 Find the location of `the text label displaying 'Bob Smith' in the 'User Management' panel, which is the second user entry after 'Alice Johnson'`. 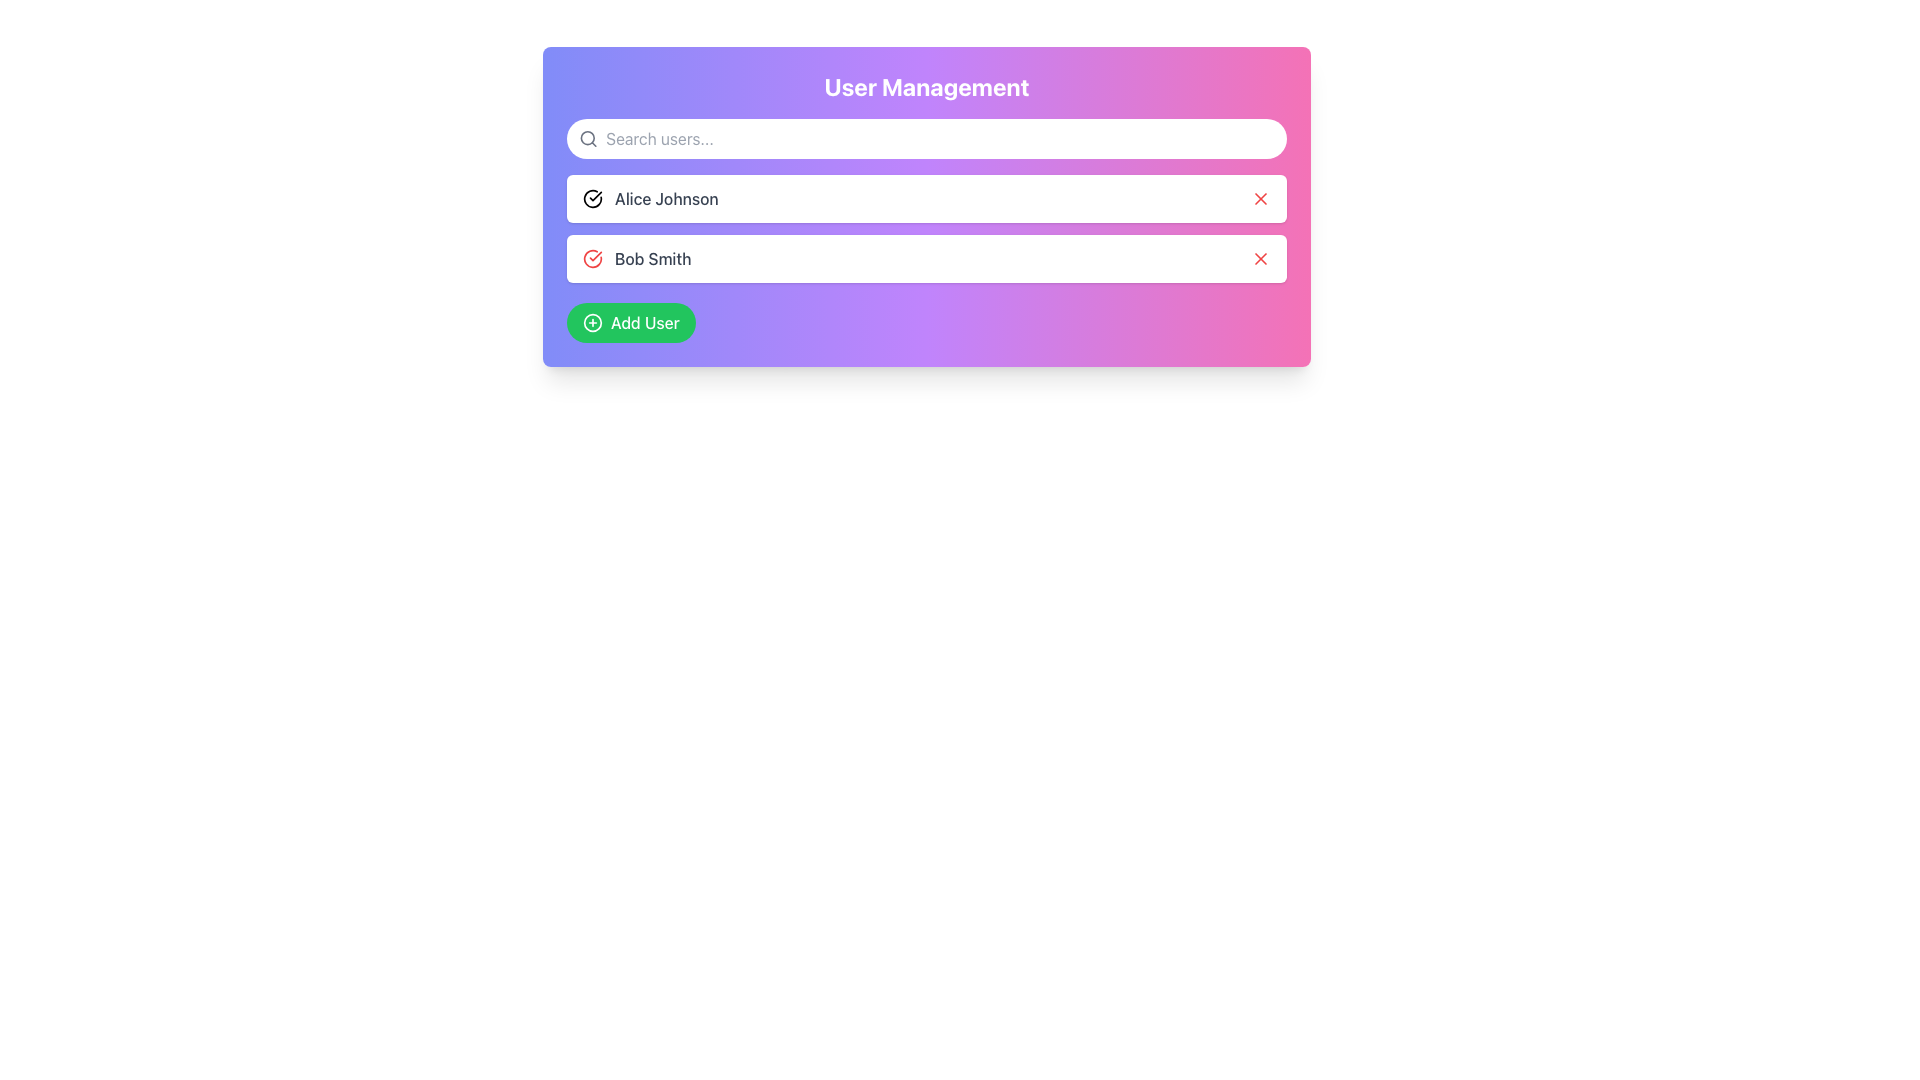

the text label displaying 'Bob Smith' in the 'User Management' panel, which is the second user entry after 'Alice Johnson' is located at coordinates (653, 257).